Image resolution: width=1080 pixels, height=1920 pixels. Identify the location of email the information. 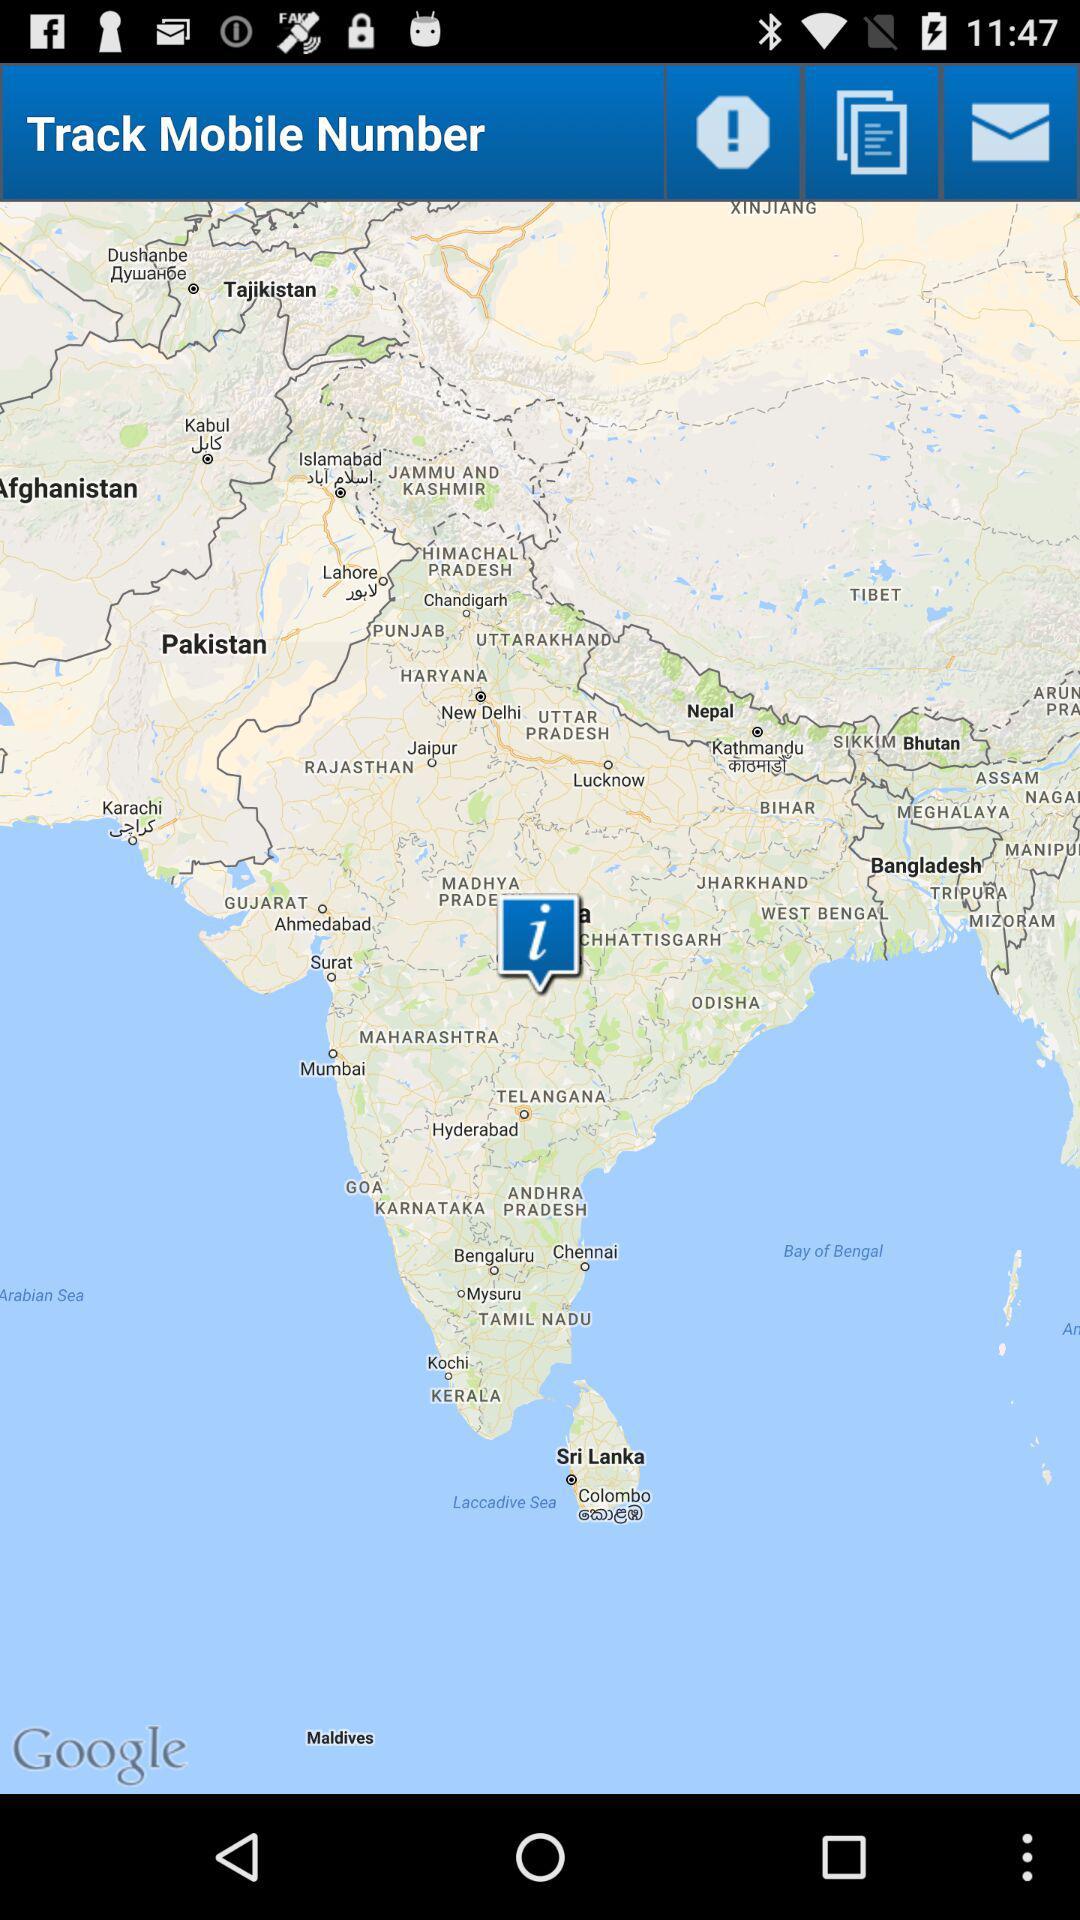
(1010, 131).